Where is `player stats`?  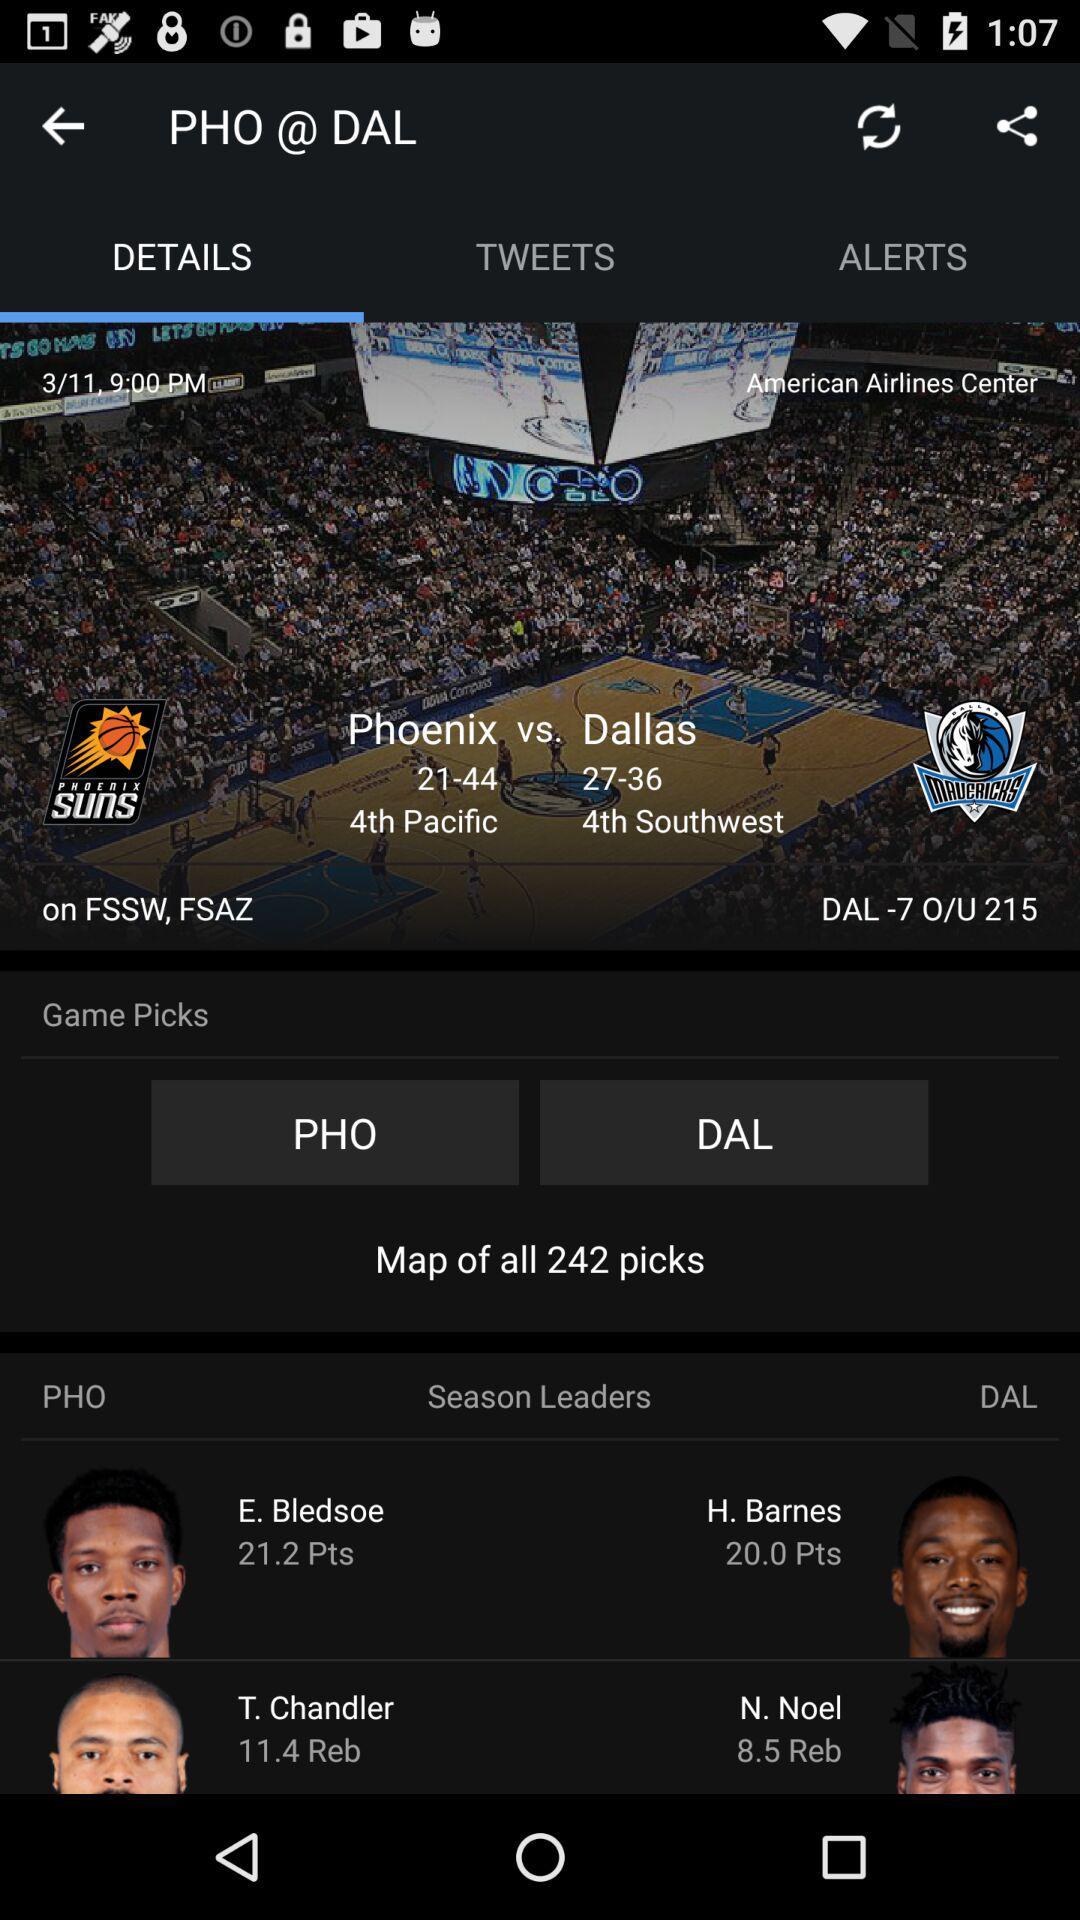
player stats is located at coordinates (922, 1559).